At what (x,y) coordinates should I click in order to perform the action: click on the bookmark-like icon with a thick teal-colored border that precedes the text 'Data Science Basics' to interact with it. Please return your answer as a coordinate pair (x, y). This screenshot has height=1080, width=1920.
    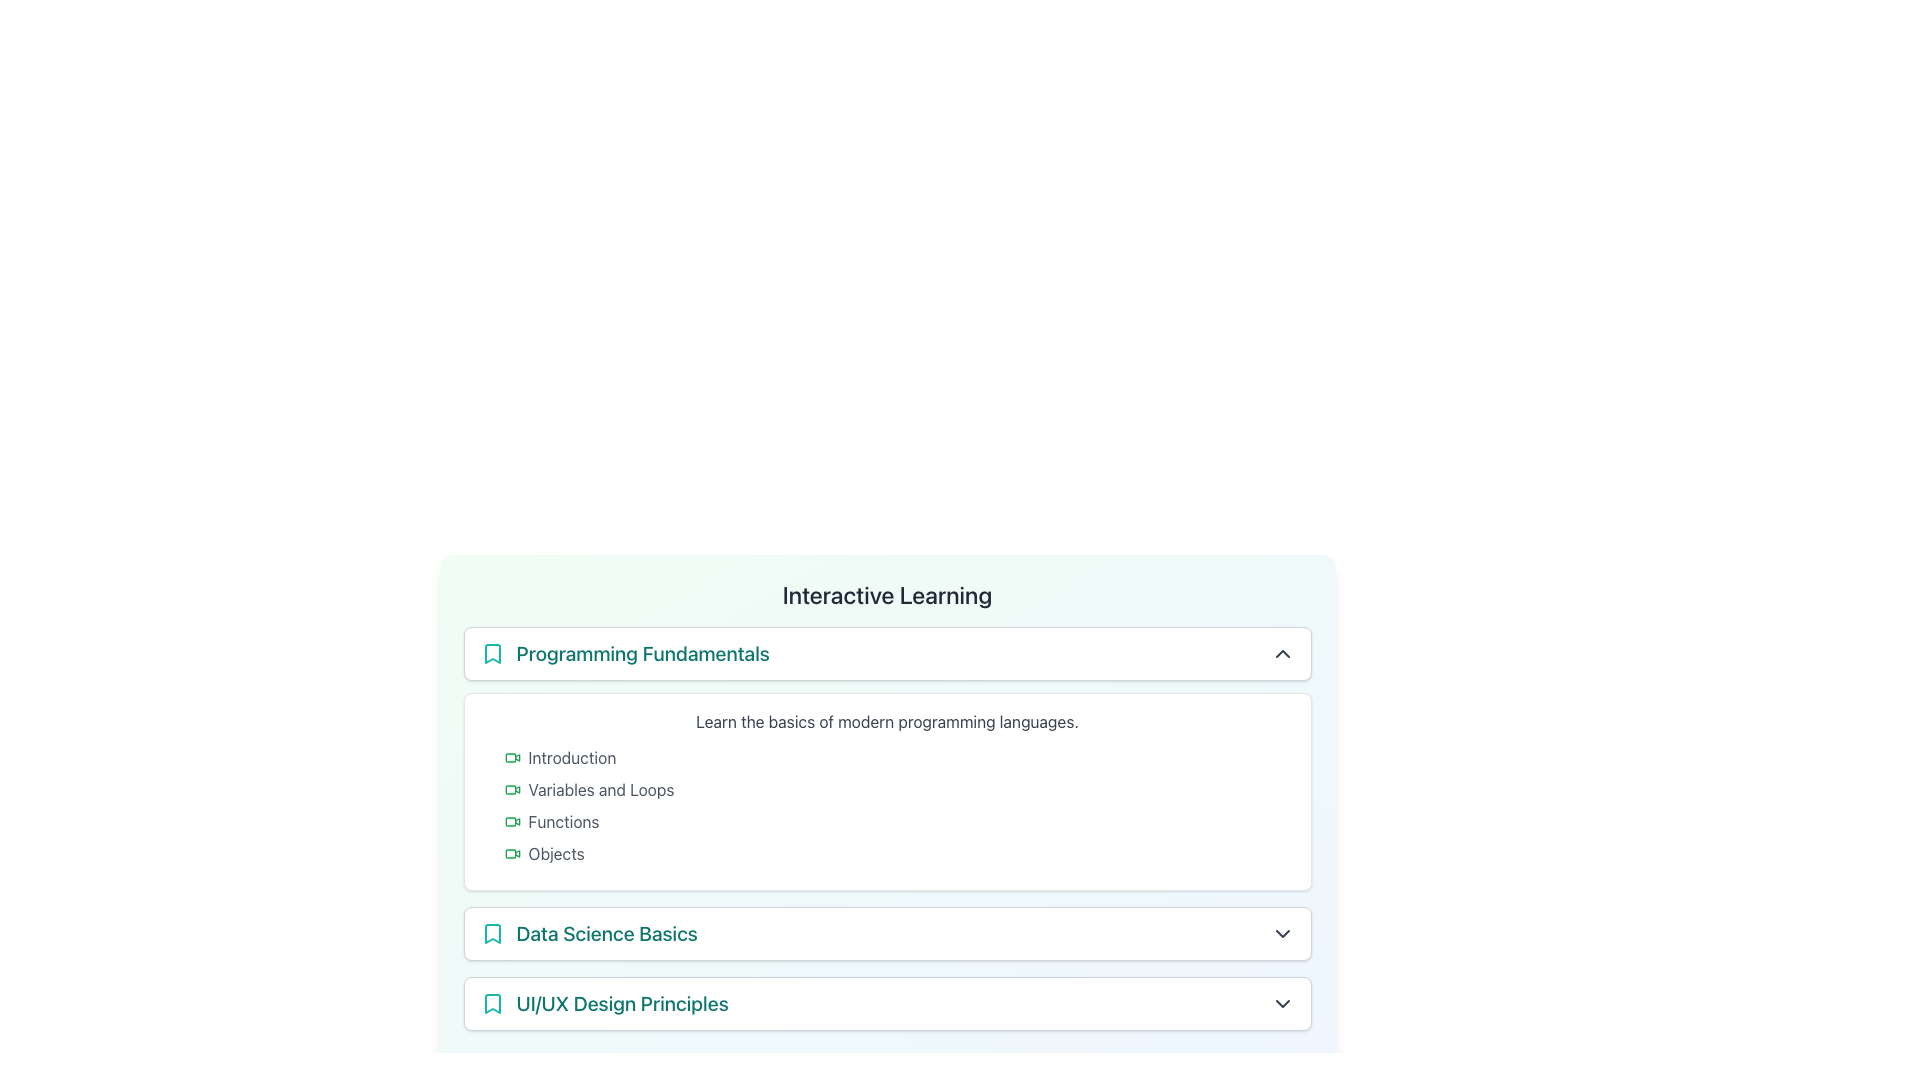
    Looking at the image, I should click on (492, 933).